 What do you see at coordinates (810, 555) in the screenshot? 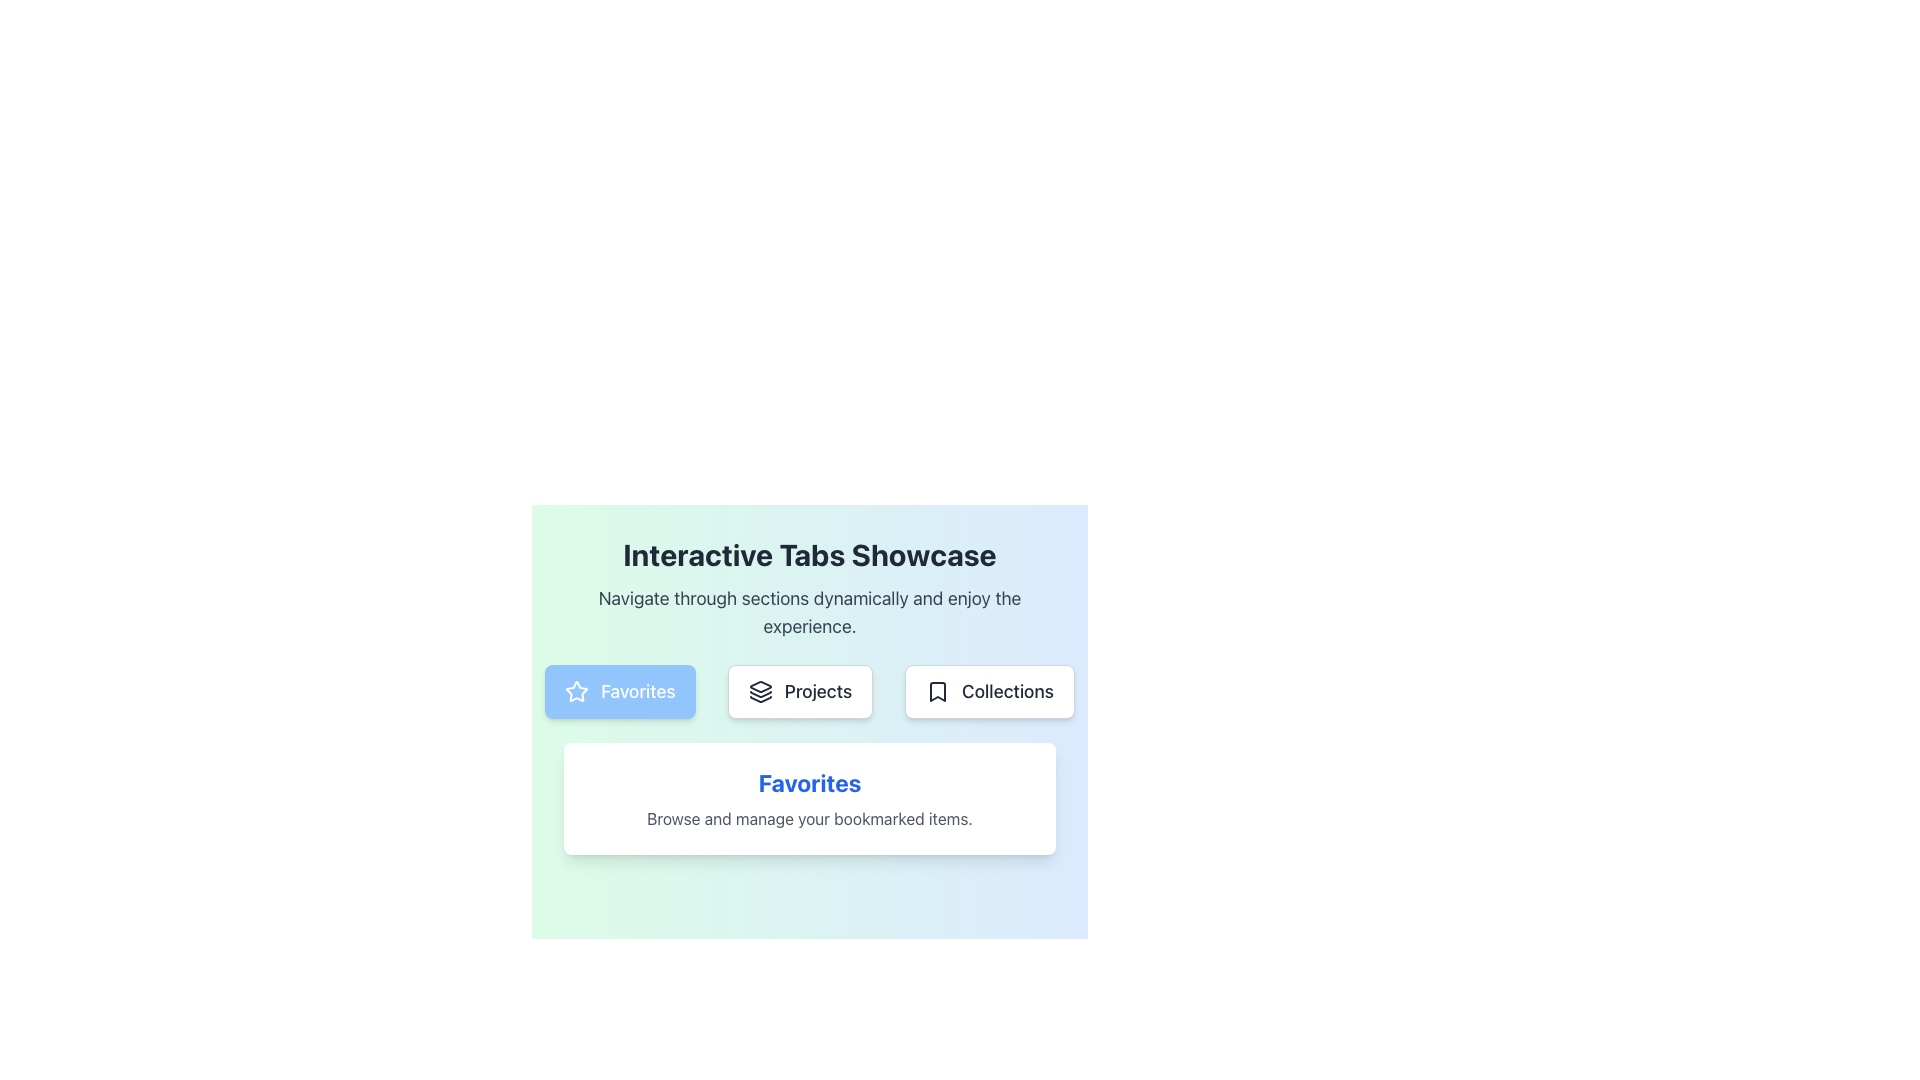
I see `the large, bold title text that reads 'Interactive Tabs Showcase', which is centered at the top of the section` at bounding box center [810, 555].